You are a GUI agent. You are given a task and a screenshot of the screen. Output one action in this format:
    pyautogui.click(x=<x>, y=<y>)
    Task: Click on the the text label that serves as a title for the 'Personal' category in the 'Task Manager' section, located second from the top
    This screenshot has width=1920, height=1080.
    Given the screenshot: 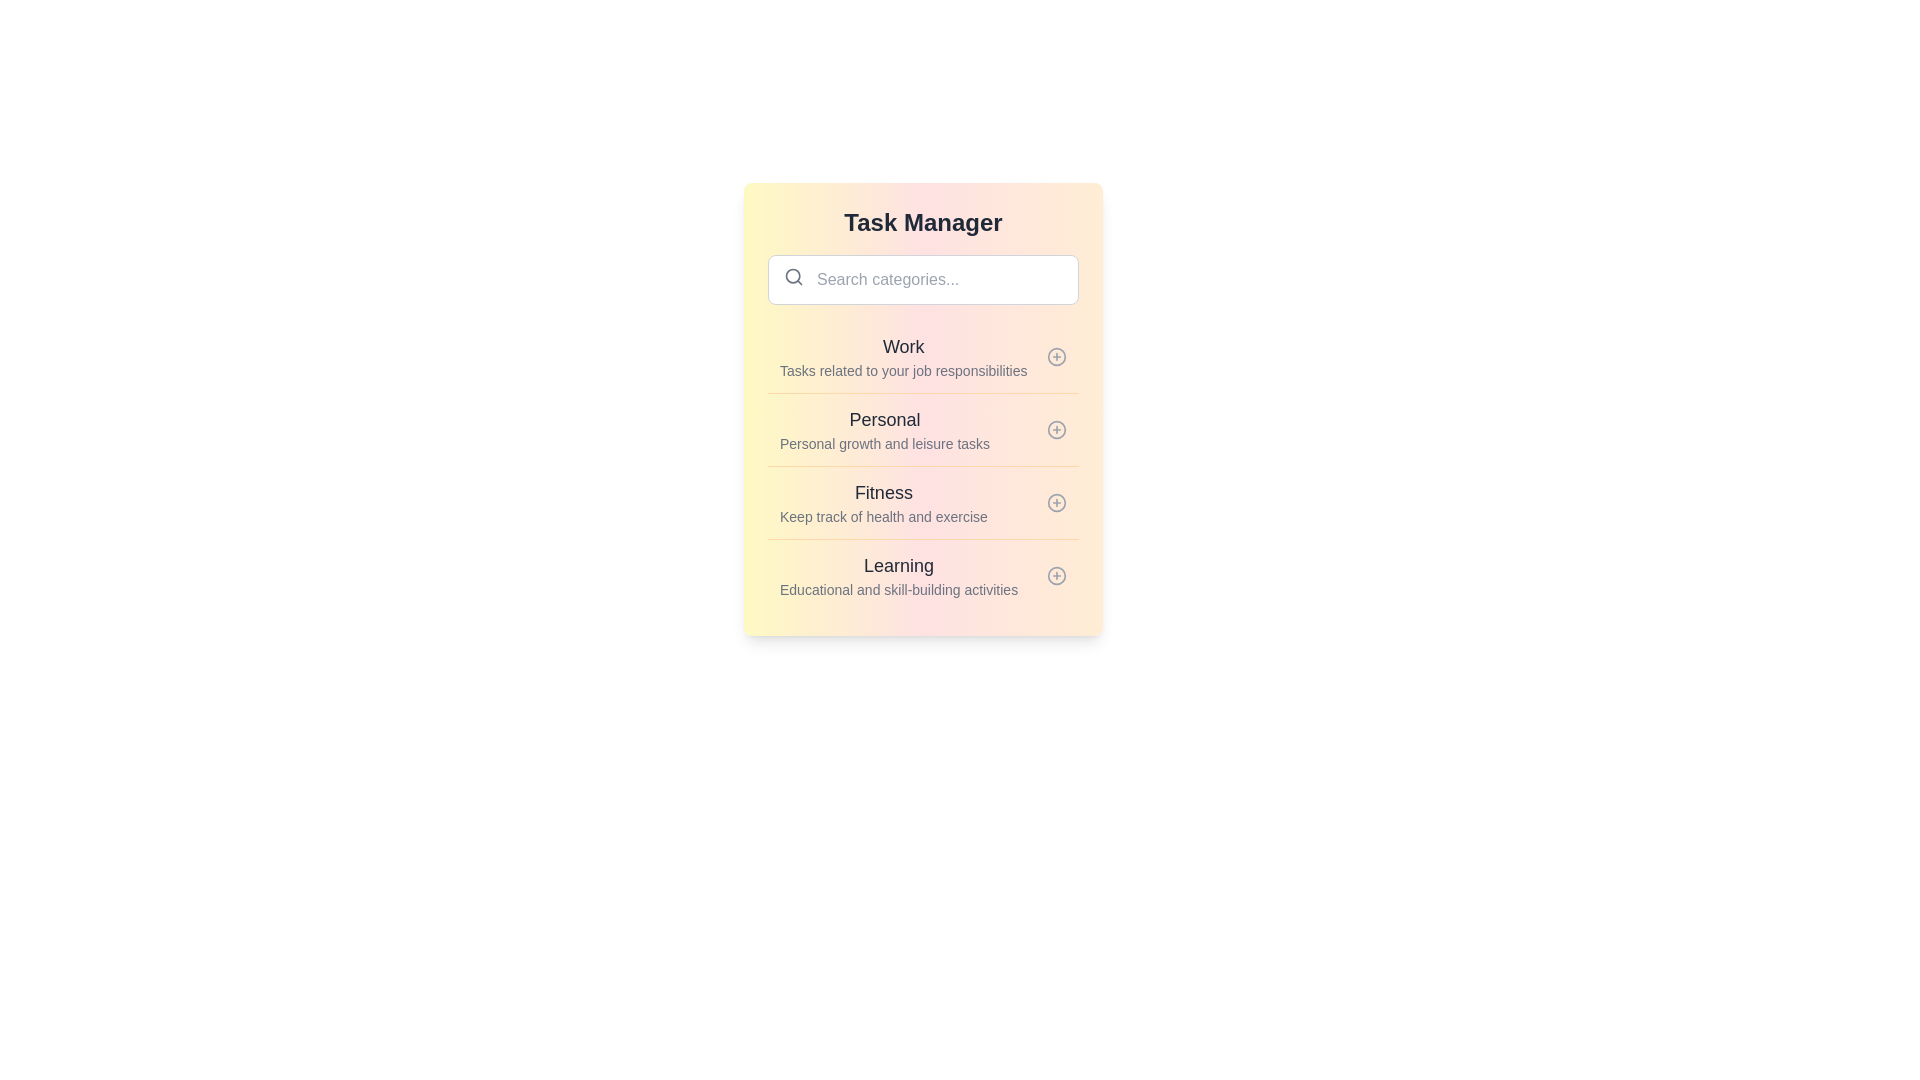 What is the action you would take?
    pyautogui.click(x=884, y=419)
    